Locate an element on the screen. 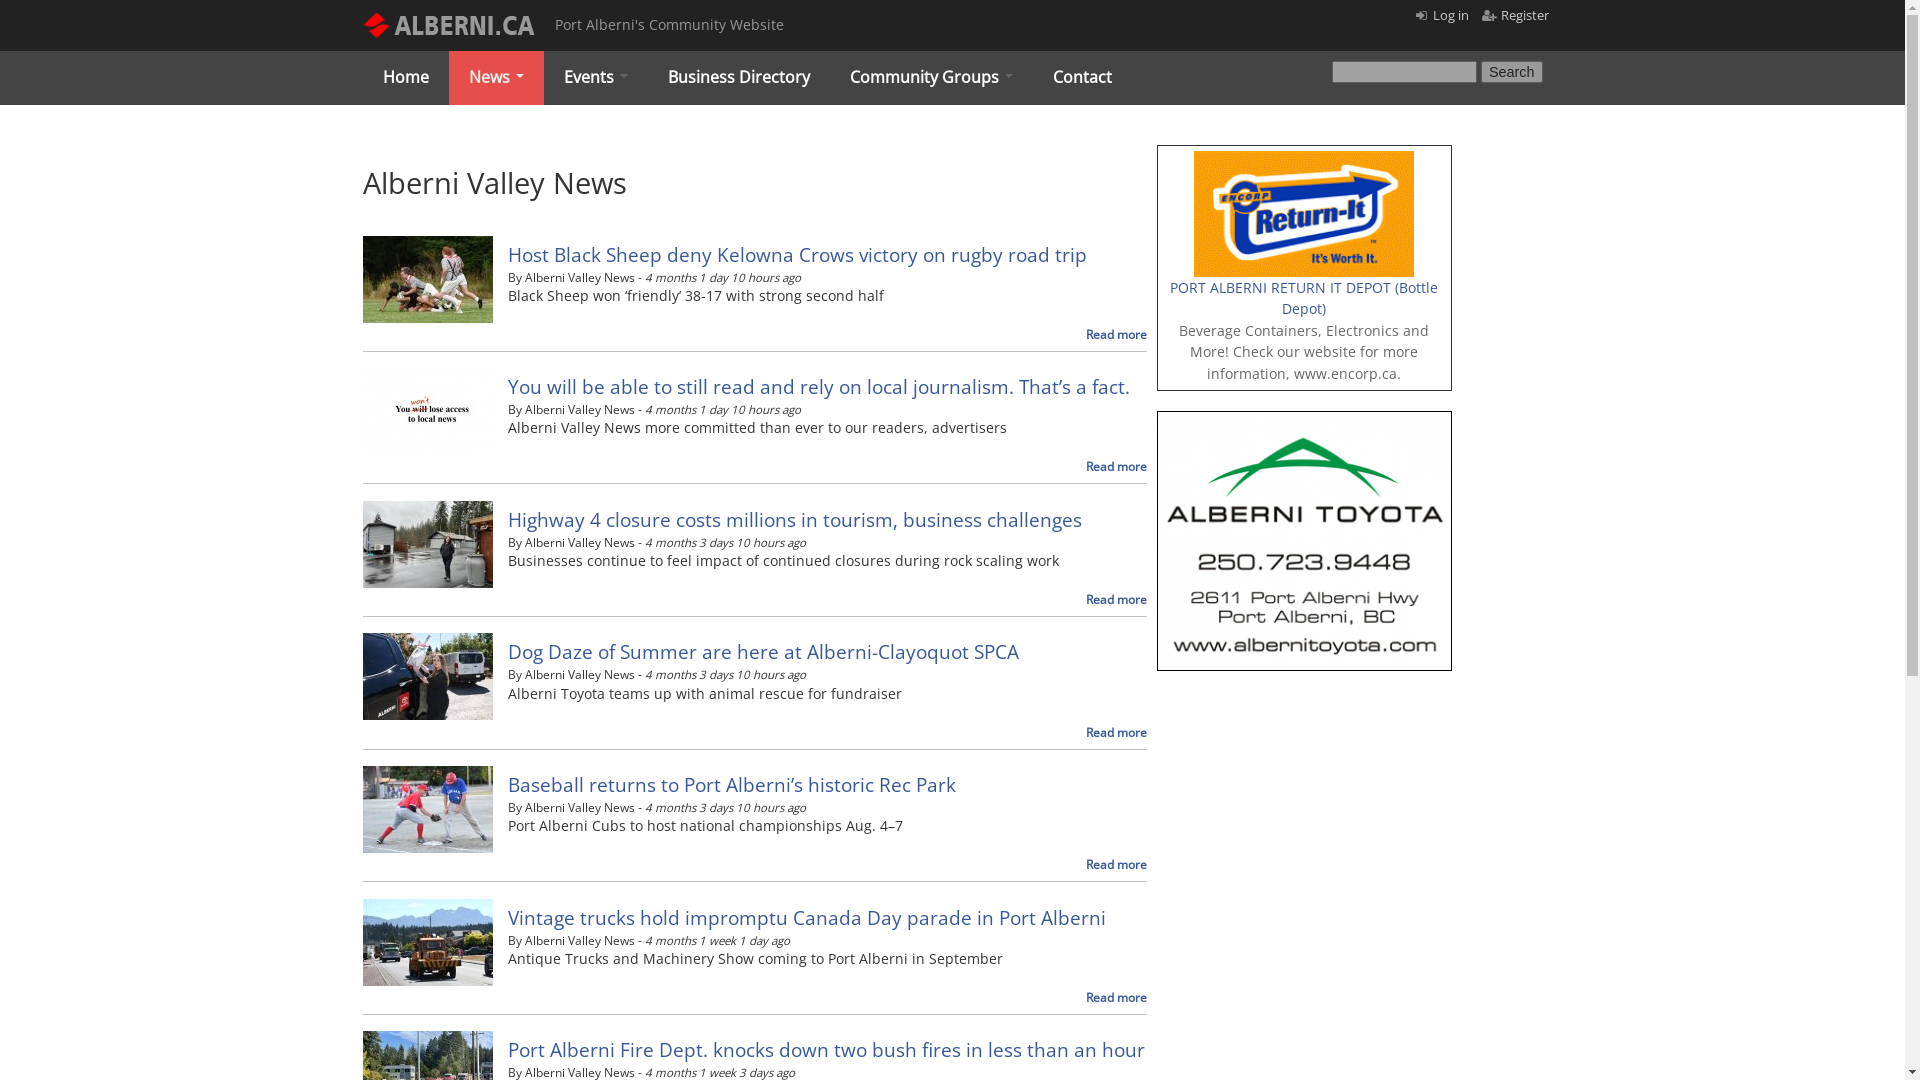 The width and height of the screenshot is (1920, 1080). 'Log in' is located at coordinates (1450, 15).